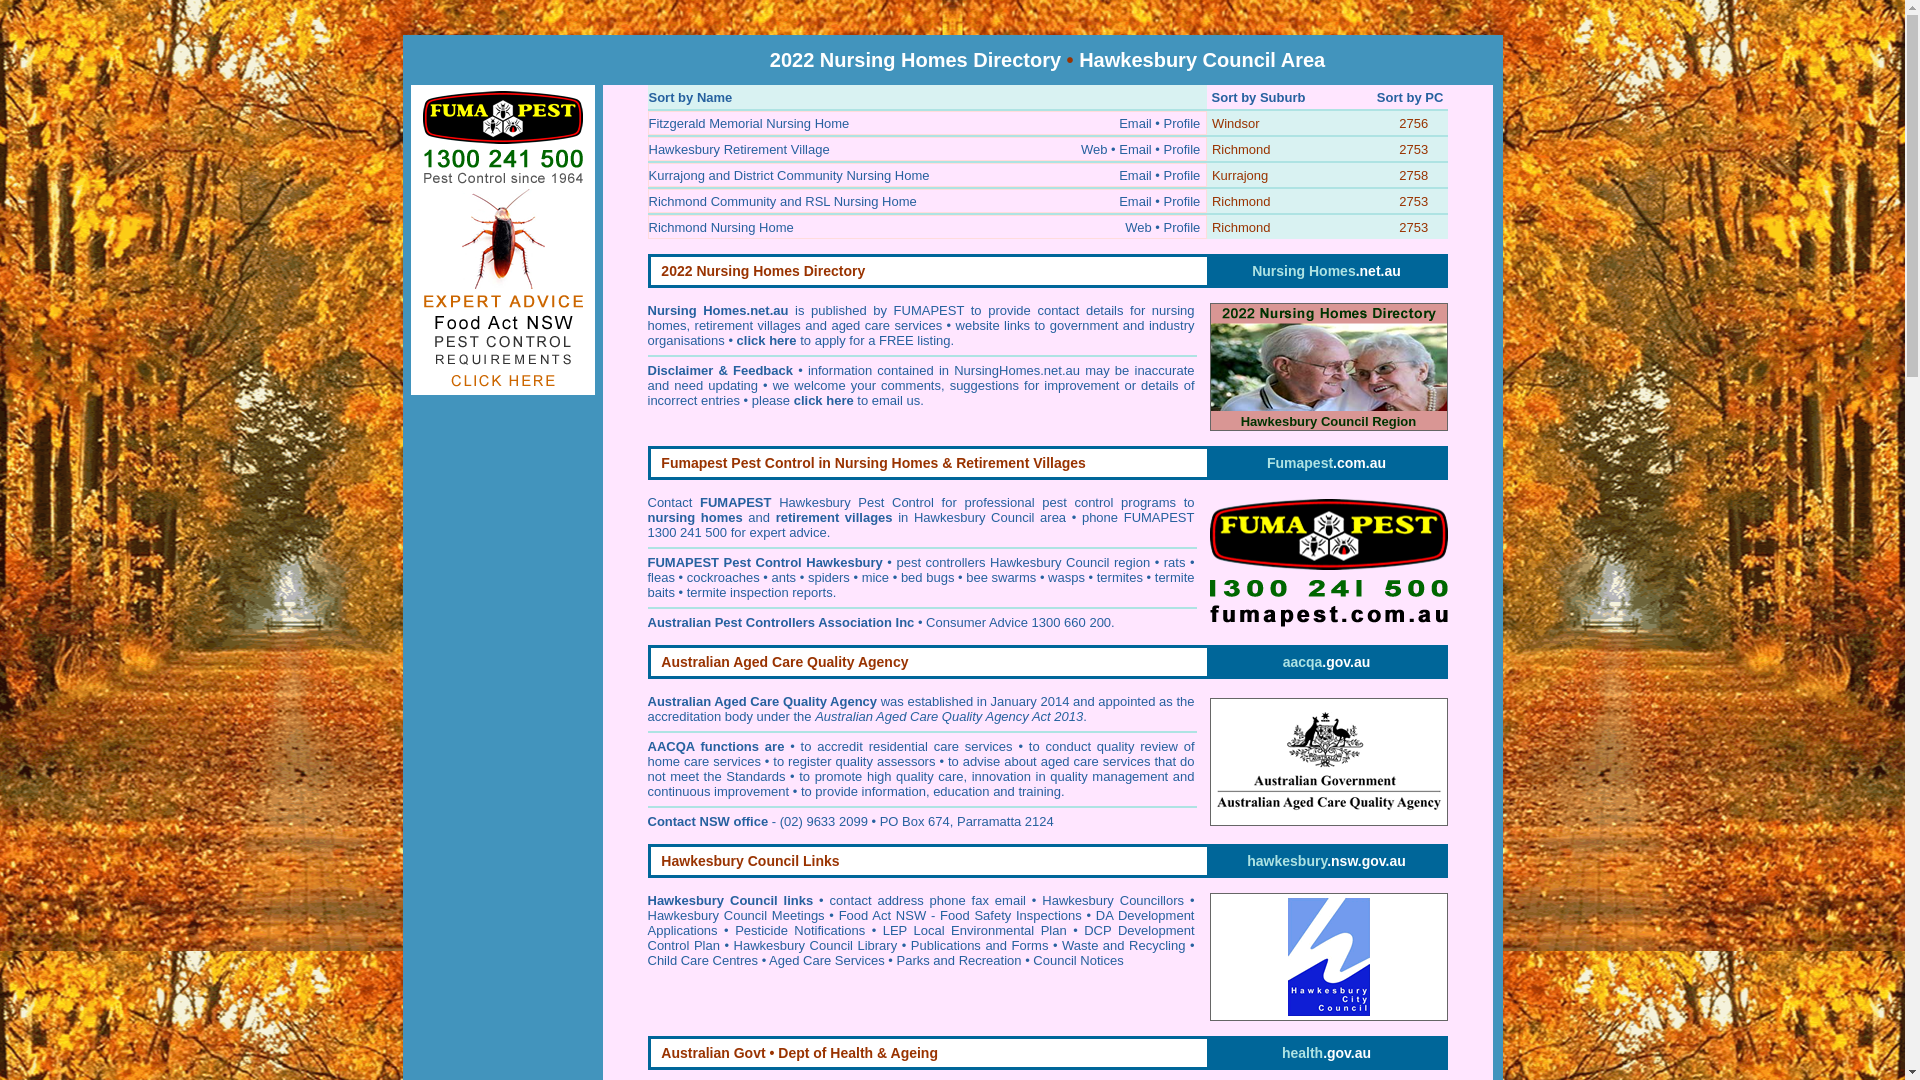 This screenshot has height=1080, width=1920. What do you see at coordinates (766, 339) in the screenshot?
I see `'click here'` at bounding box center [766, 339].